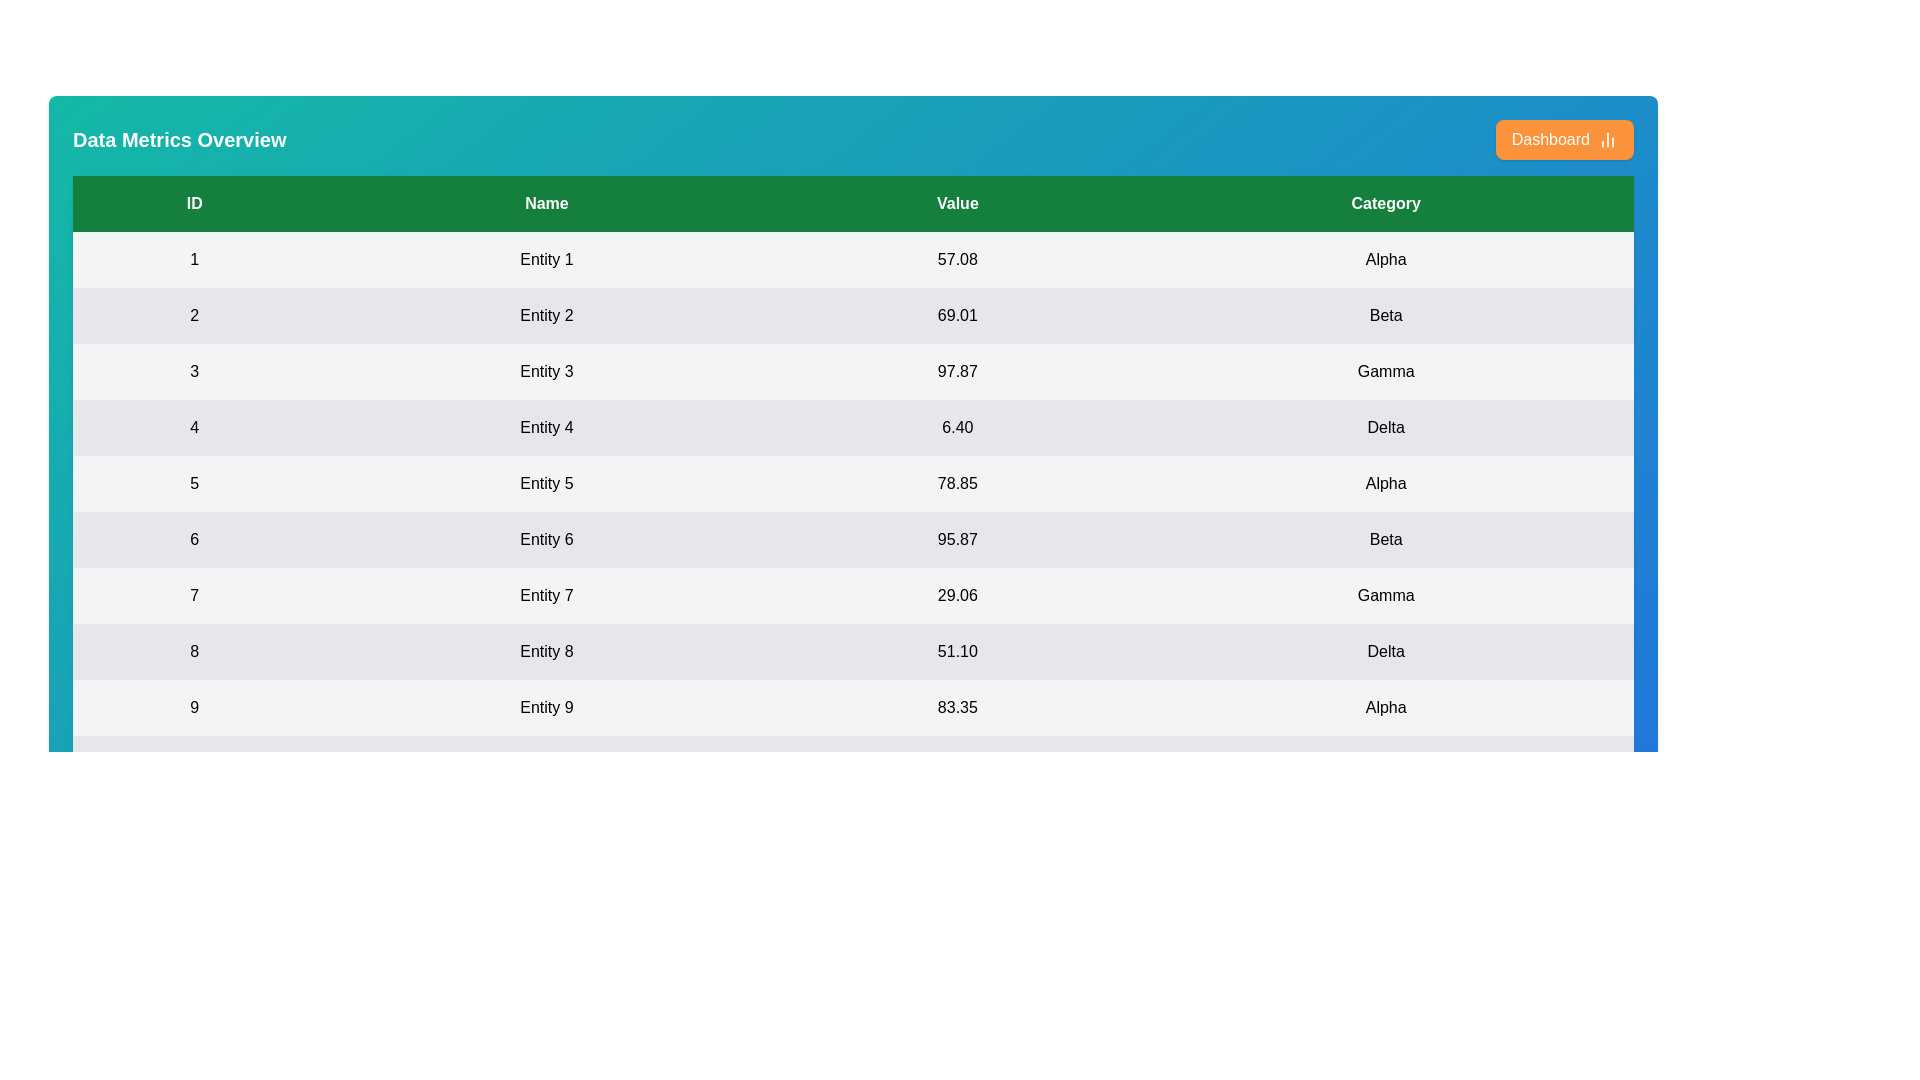  Describe the element at coordinates (853, 371) in the screenshot. I see `the row corresponding to 3` at that location.